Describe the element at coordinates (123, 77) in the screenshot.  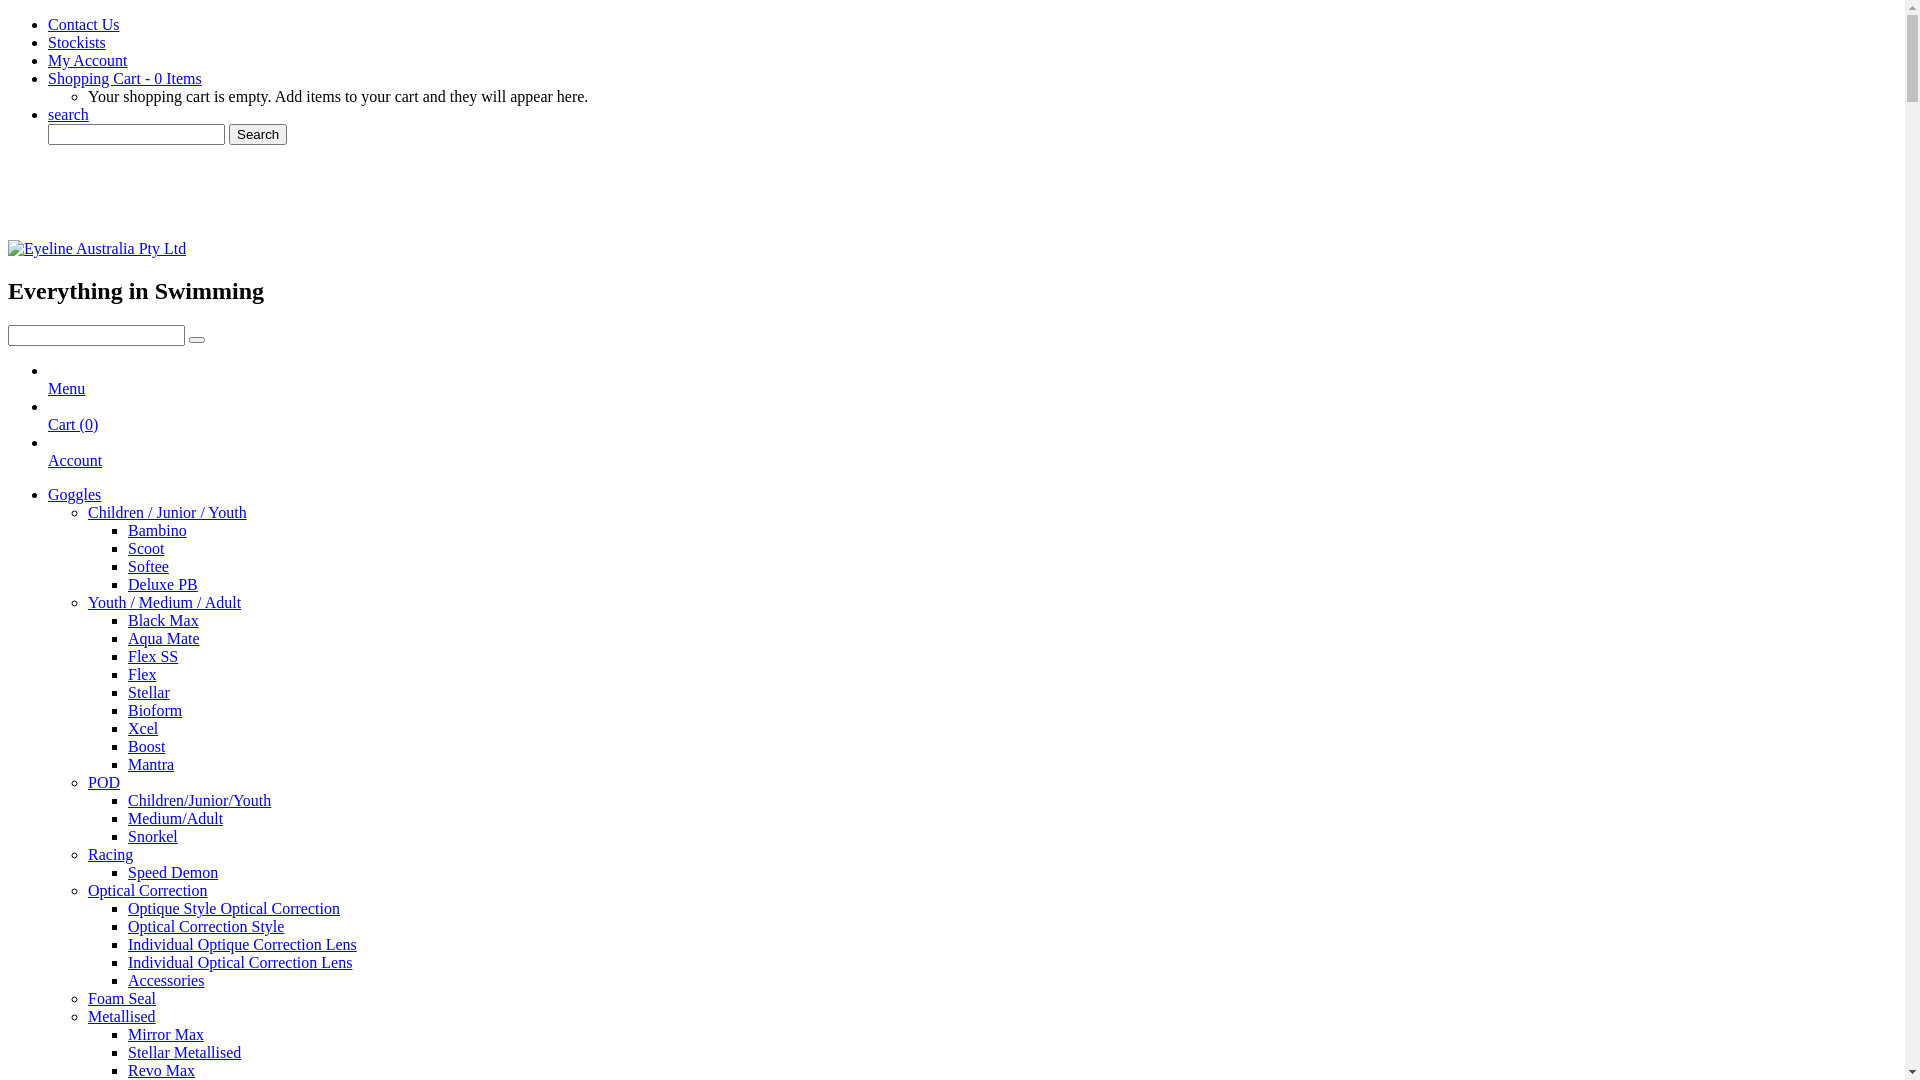
I see `'Shopping Cart - 0 Items'` at that location.